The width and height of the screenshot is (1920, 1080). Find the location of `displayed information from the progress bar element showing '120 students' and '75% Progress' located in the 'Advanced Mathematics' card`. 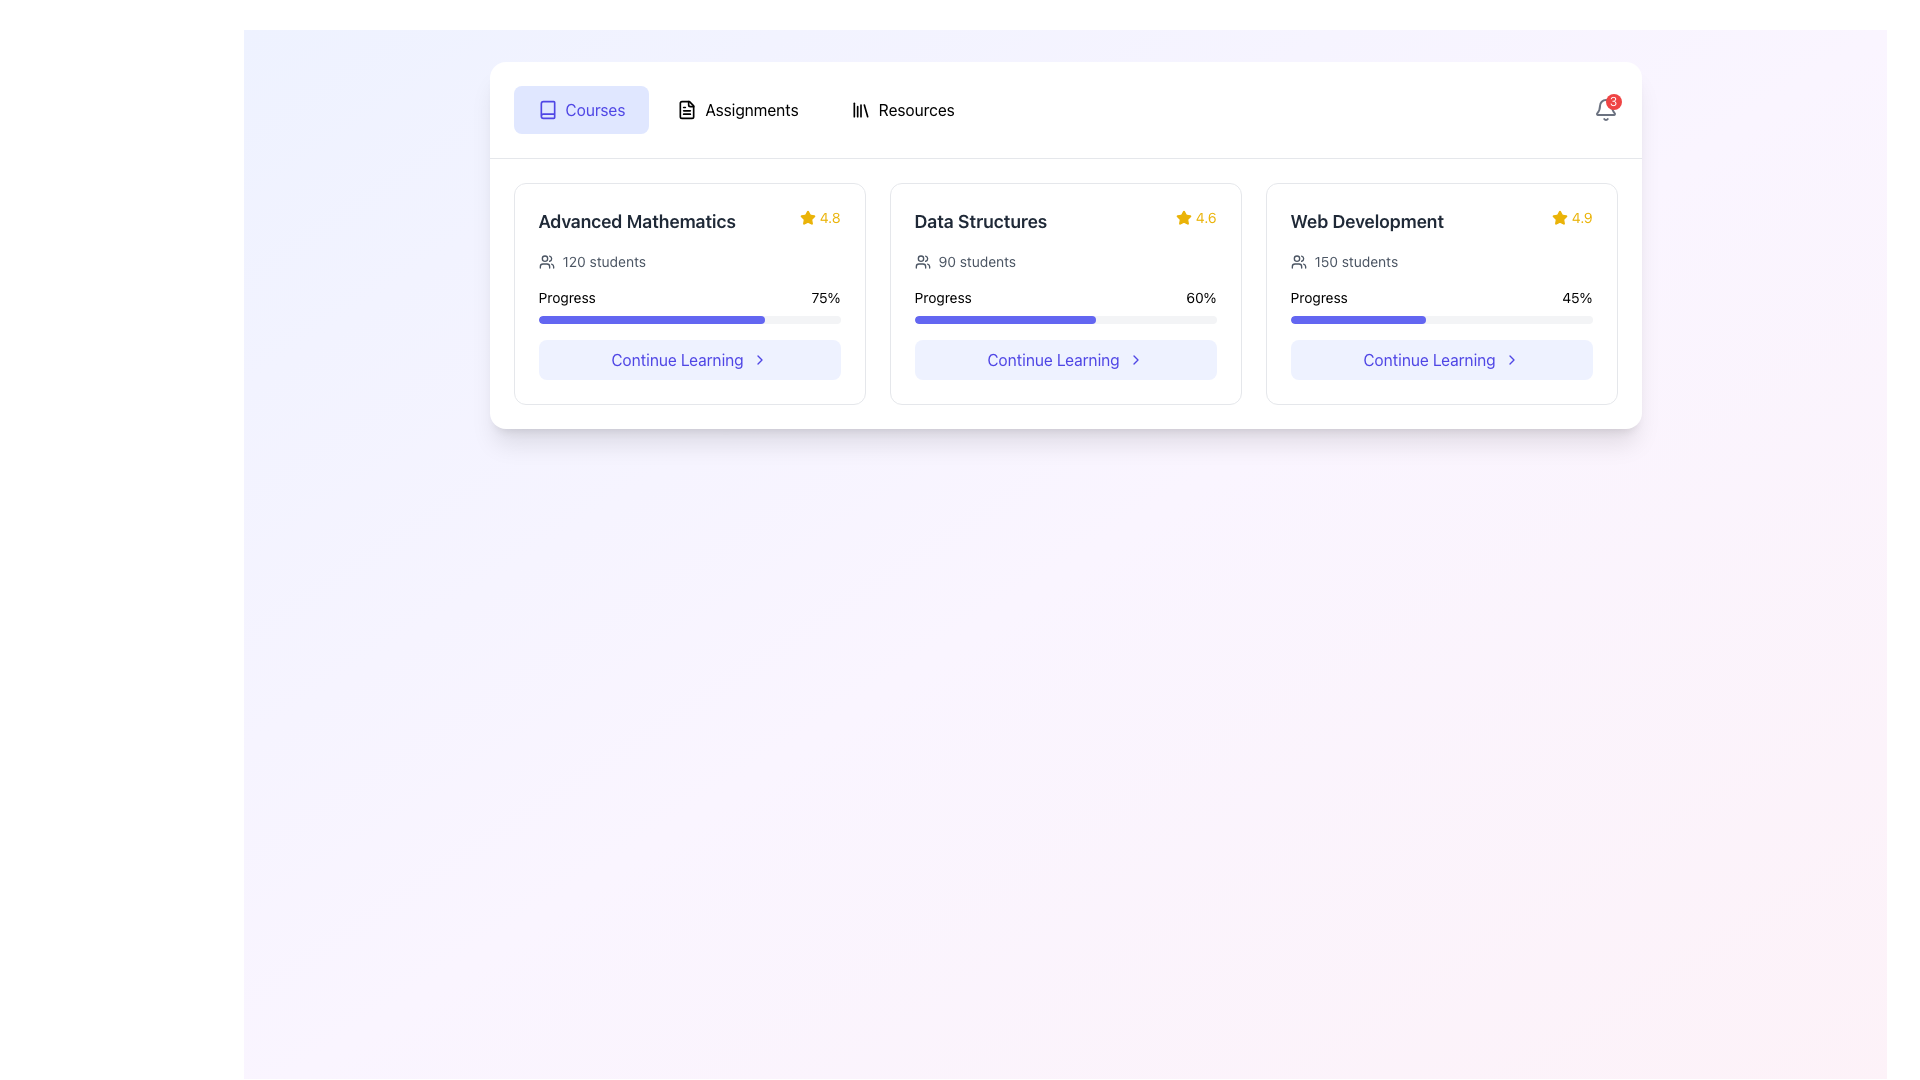

displayed information from the progress bar element showing '120 students' and '75% Progress' located in the 'Advanced Mathematics' card is located at coordinates (689, 288).